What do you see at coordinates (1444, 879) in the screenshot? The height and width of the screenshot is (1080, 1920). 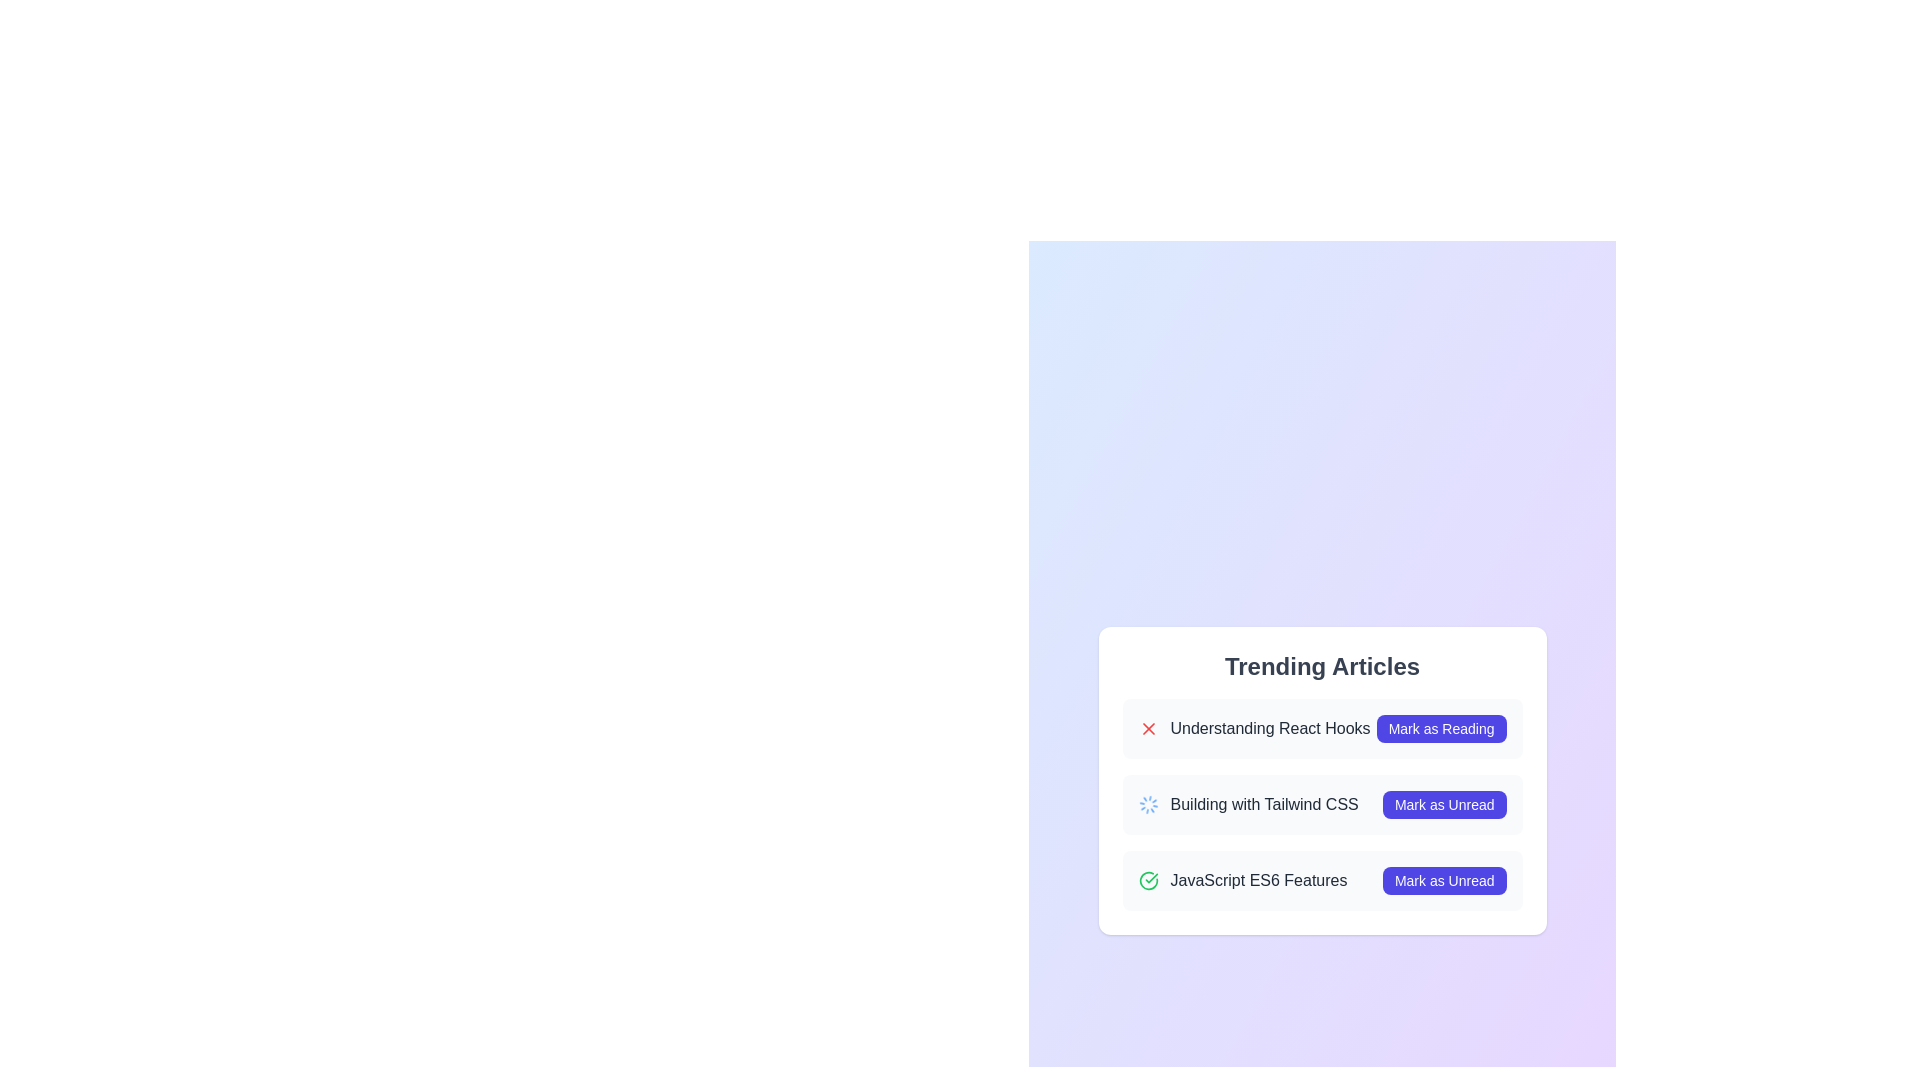 I see `the 'Mark as Unread' button located at the bottom row of the 'Trending Articles' section, aligned with the text 'JavaScript ES6 Features'` at bounding box center [1444, 879].